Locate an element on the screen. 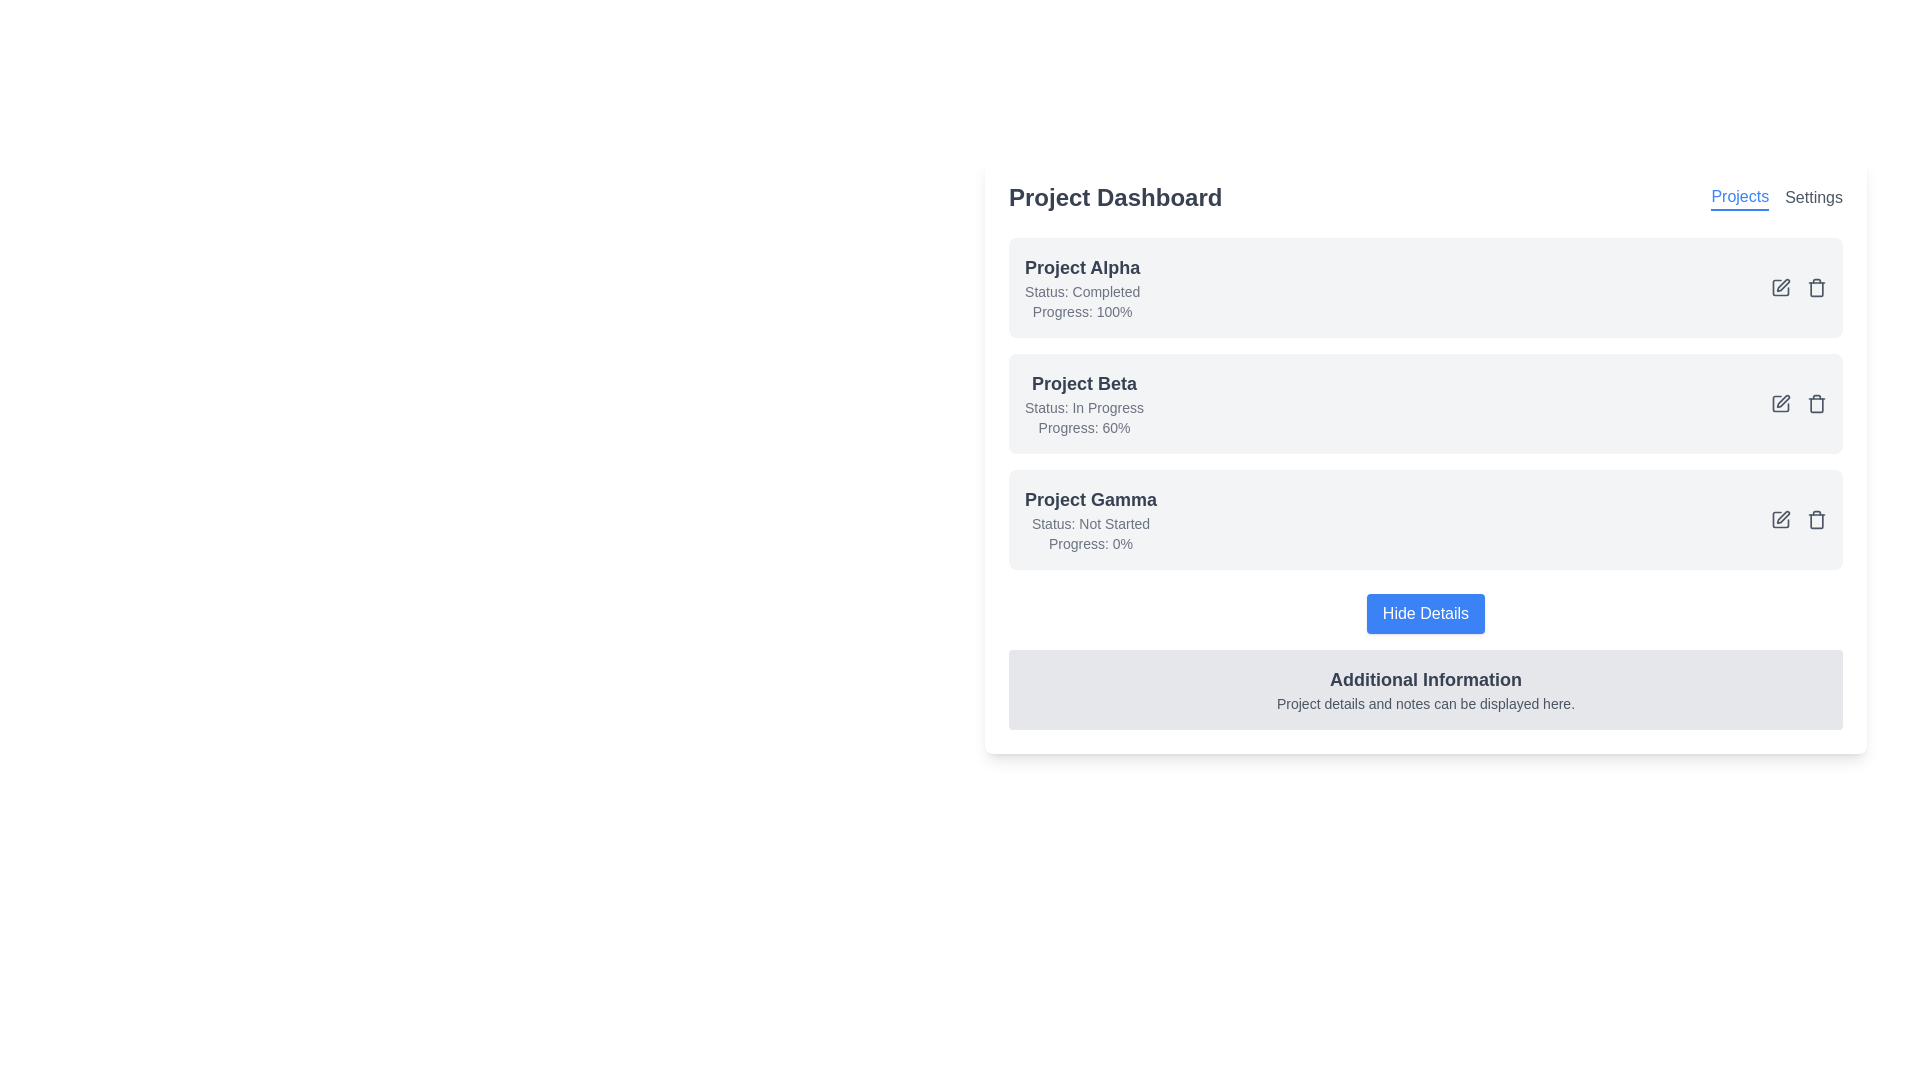 This screenshot has width=1920, height=1080. the gray pen icon button located at the top-right portion of the interface to initiate editing is located at coordinates (1783, 285).